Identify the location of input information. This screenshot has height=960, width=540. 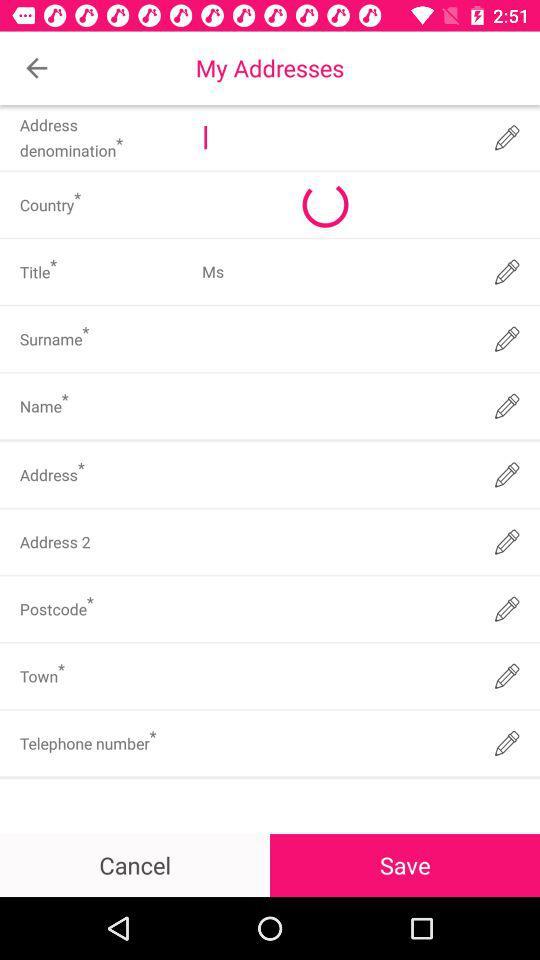
(335, 676).